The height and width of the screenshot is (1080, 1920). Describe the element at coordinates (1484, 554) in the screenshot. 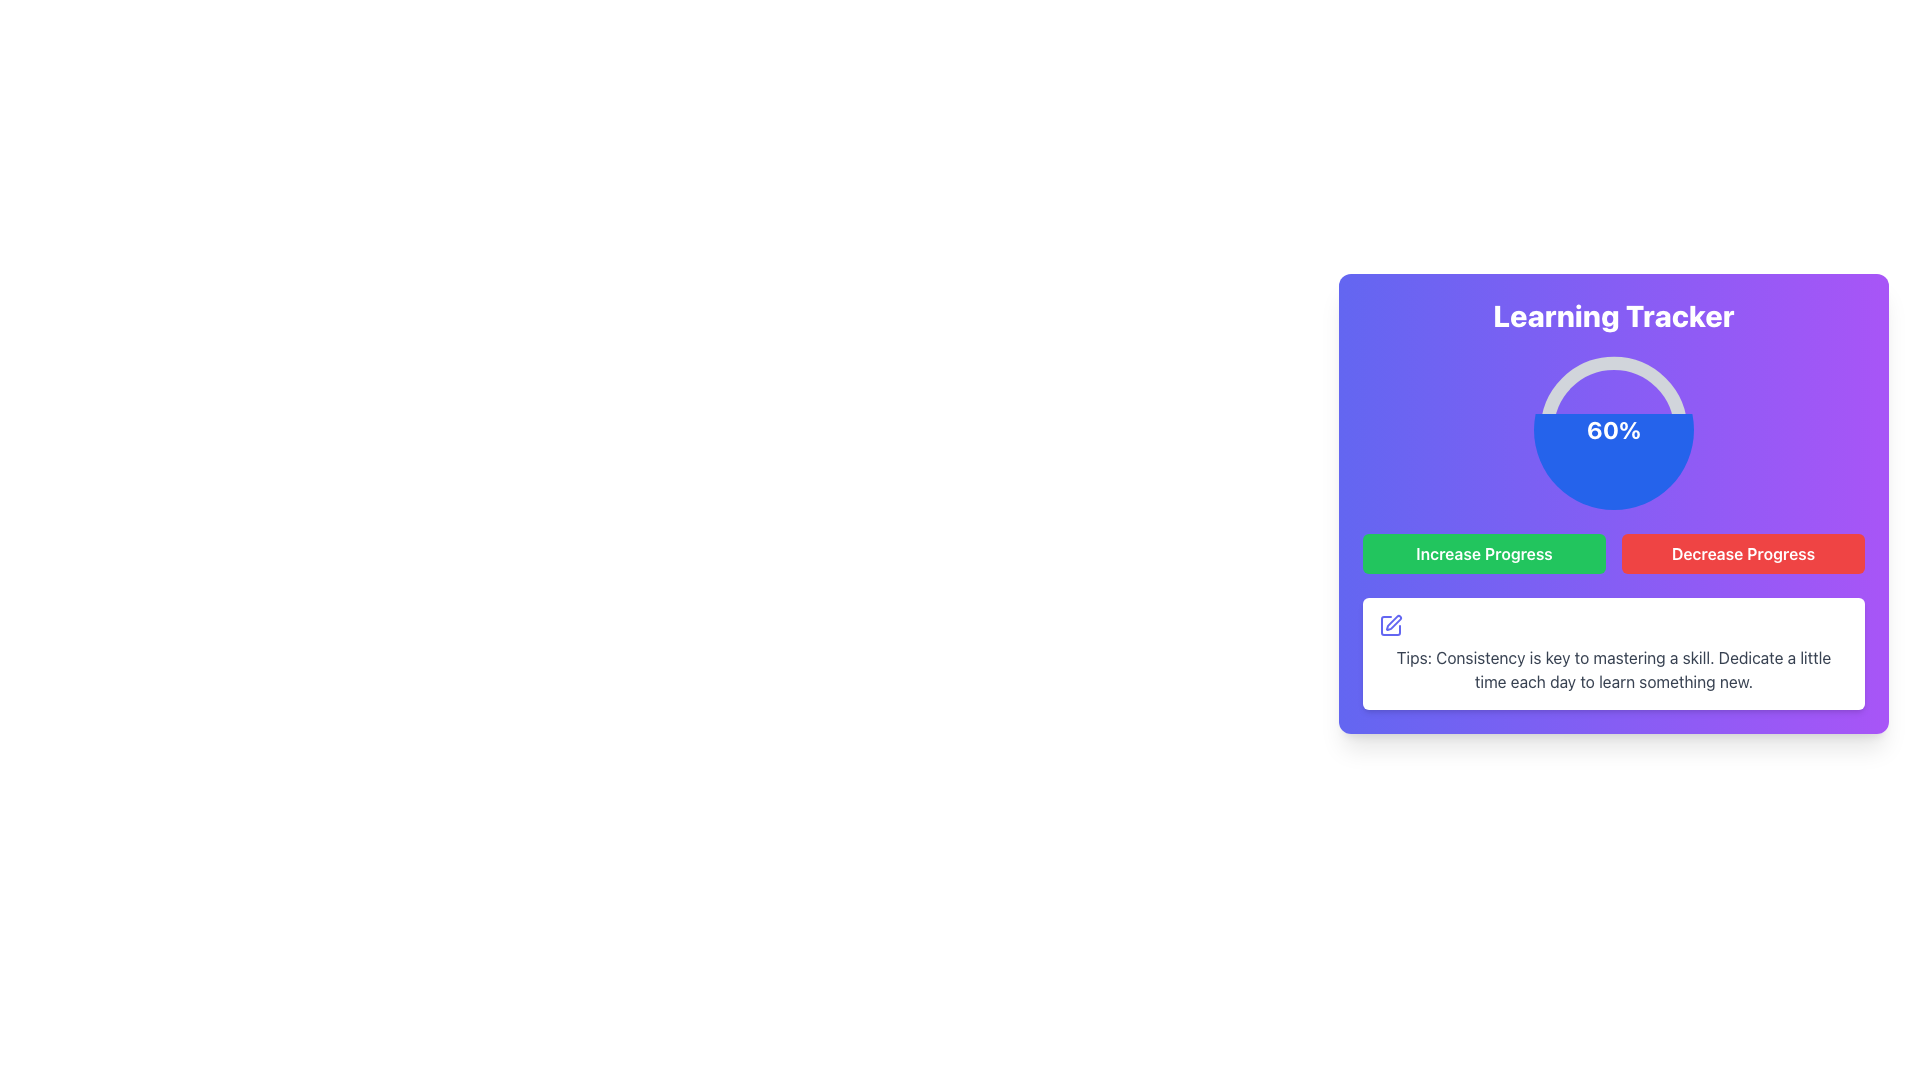

I see `the green button labeled 'Increase Progress'` at that location.